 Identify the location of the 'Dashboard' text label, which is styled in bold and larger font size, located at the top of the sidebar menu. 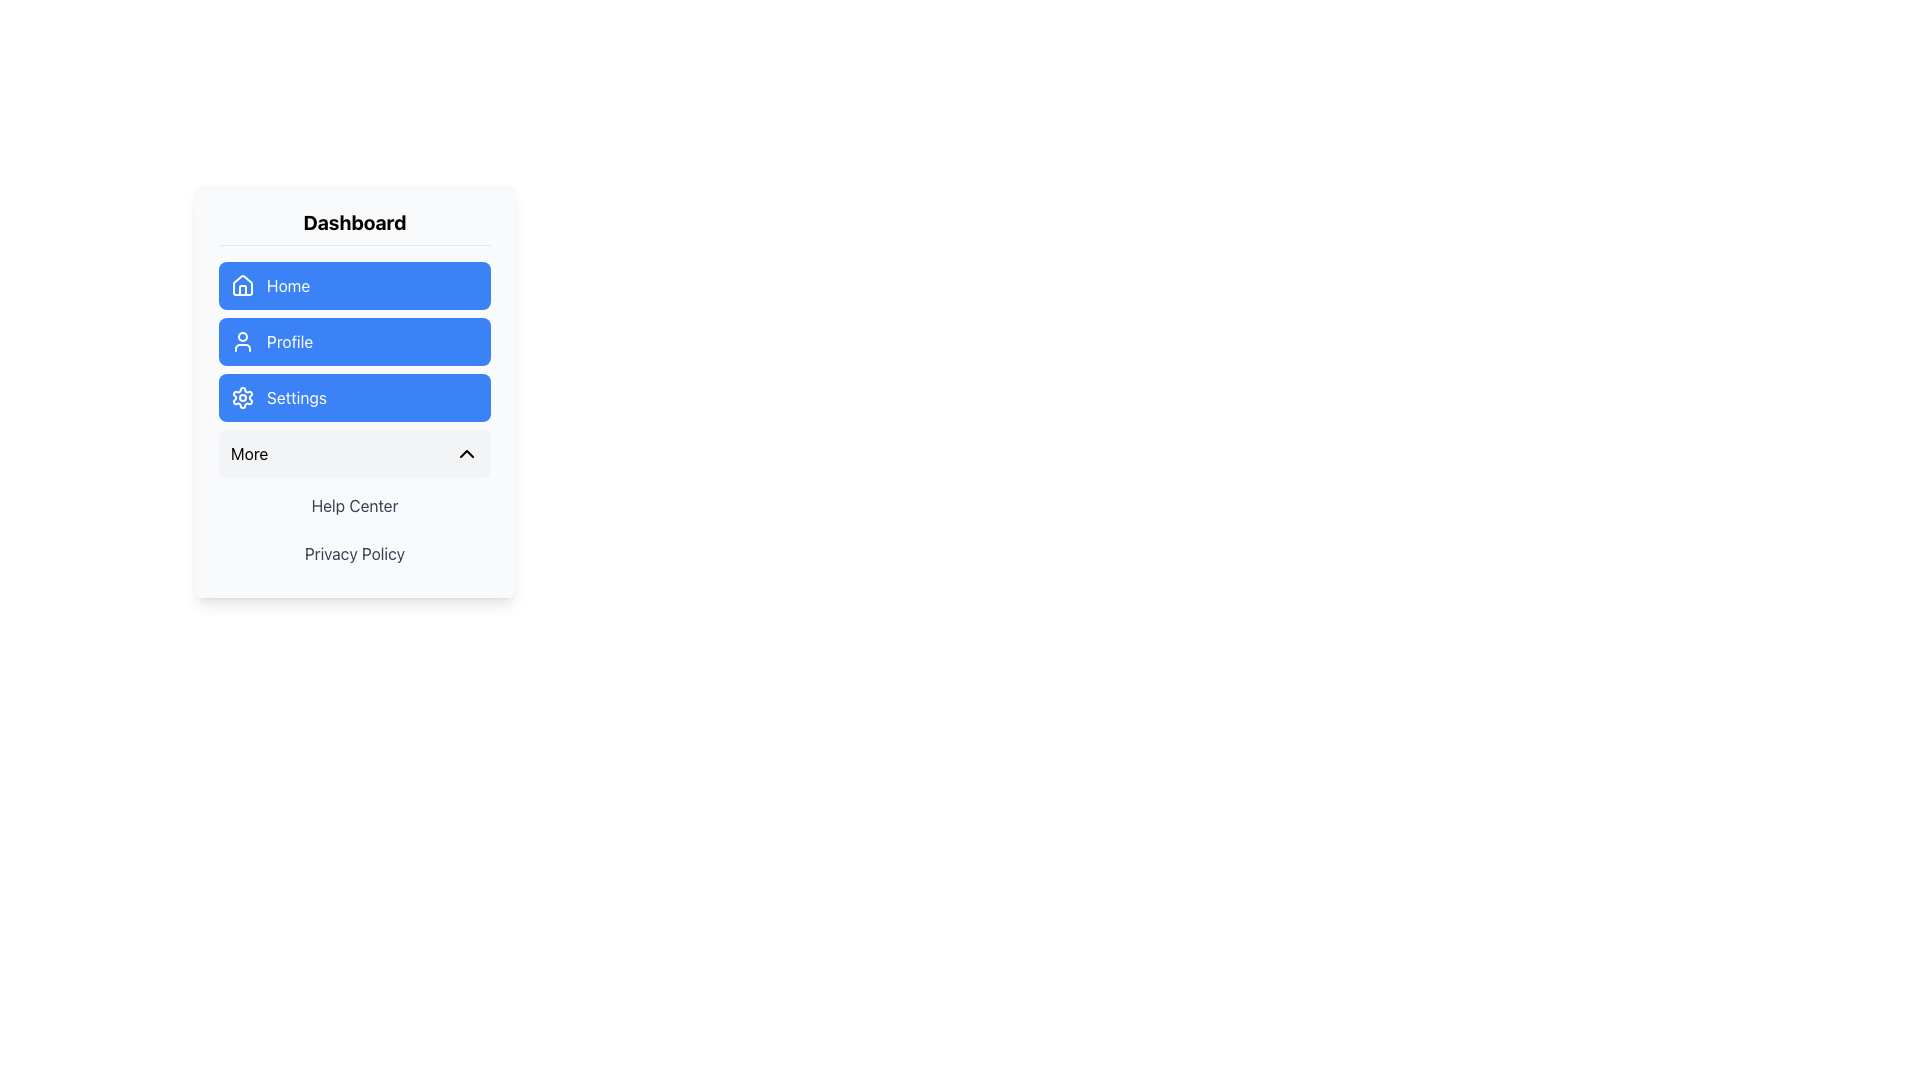
(355, 223).